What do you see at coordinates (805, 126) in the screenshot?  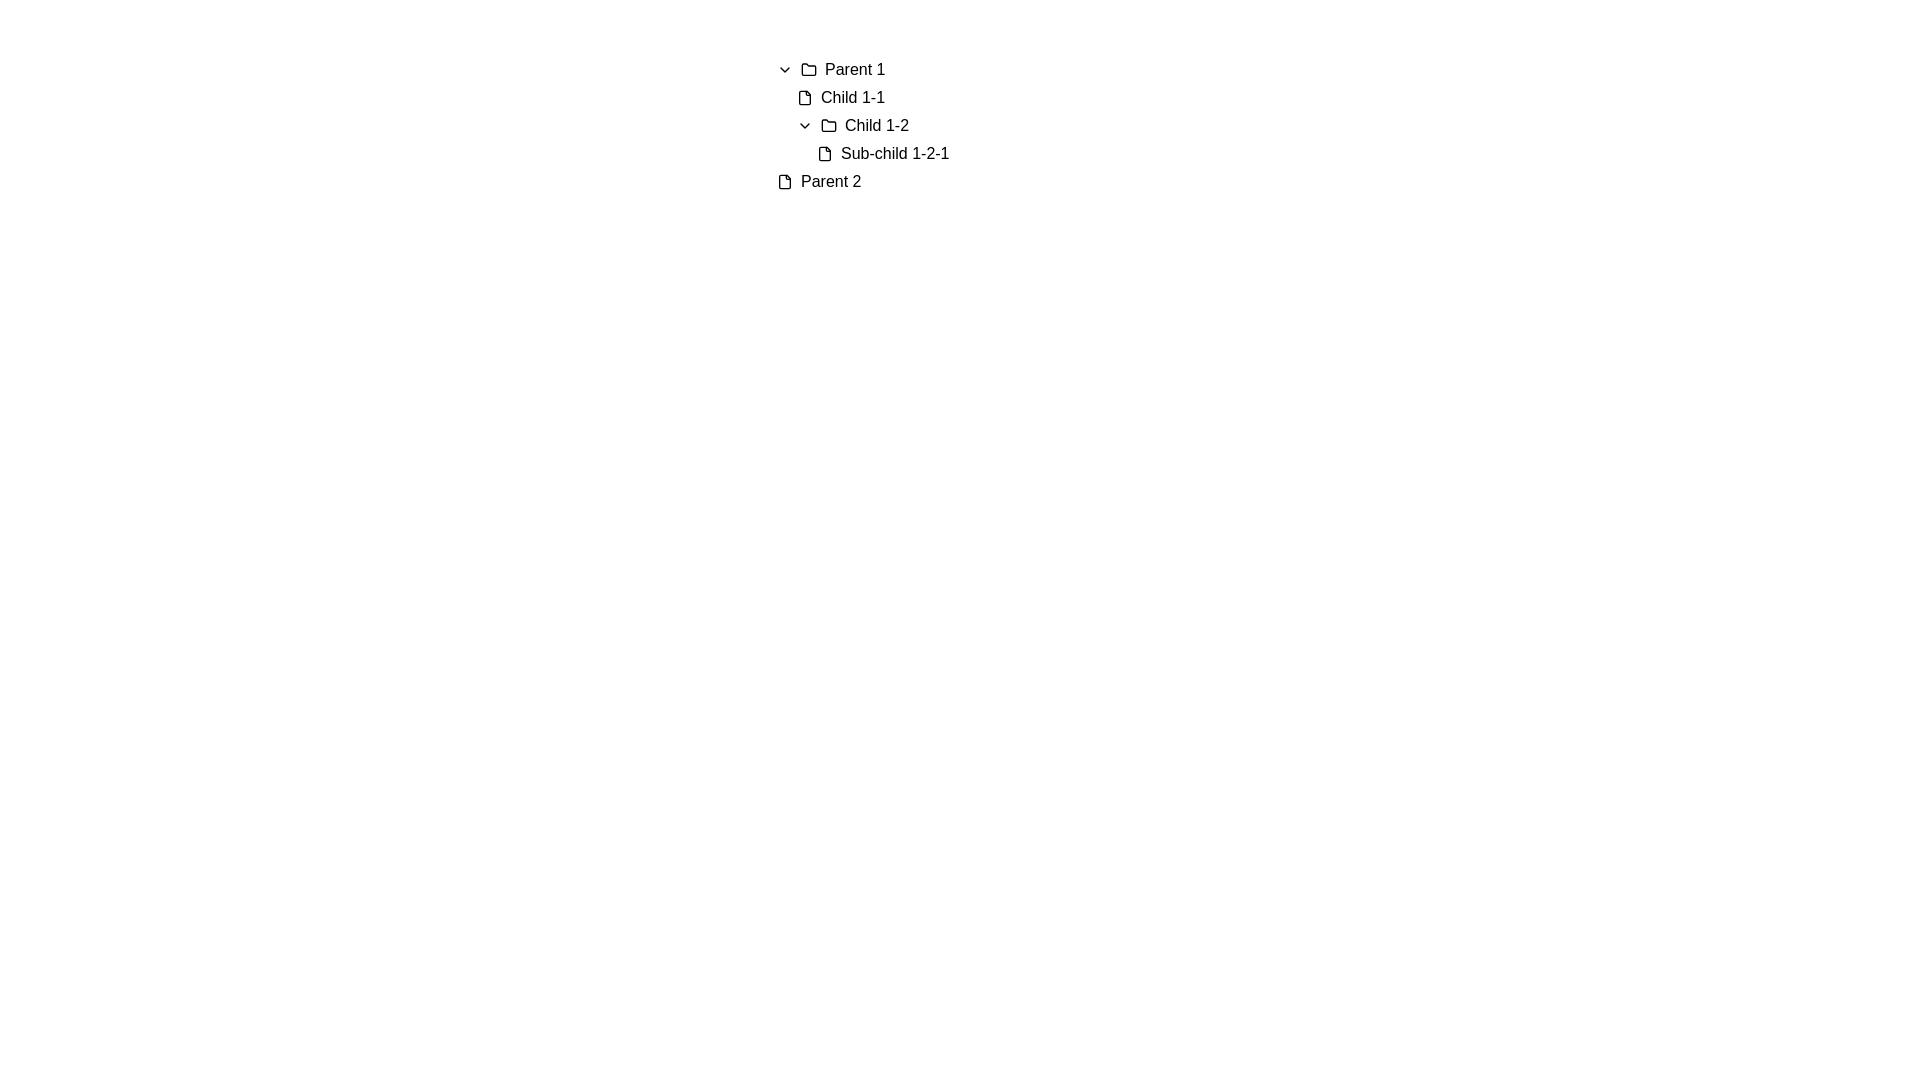 I see `the downward arrow icon button for the collapsible section using keyboard navigation` at bounding box center [805, 126].